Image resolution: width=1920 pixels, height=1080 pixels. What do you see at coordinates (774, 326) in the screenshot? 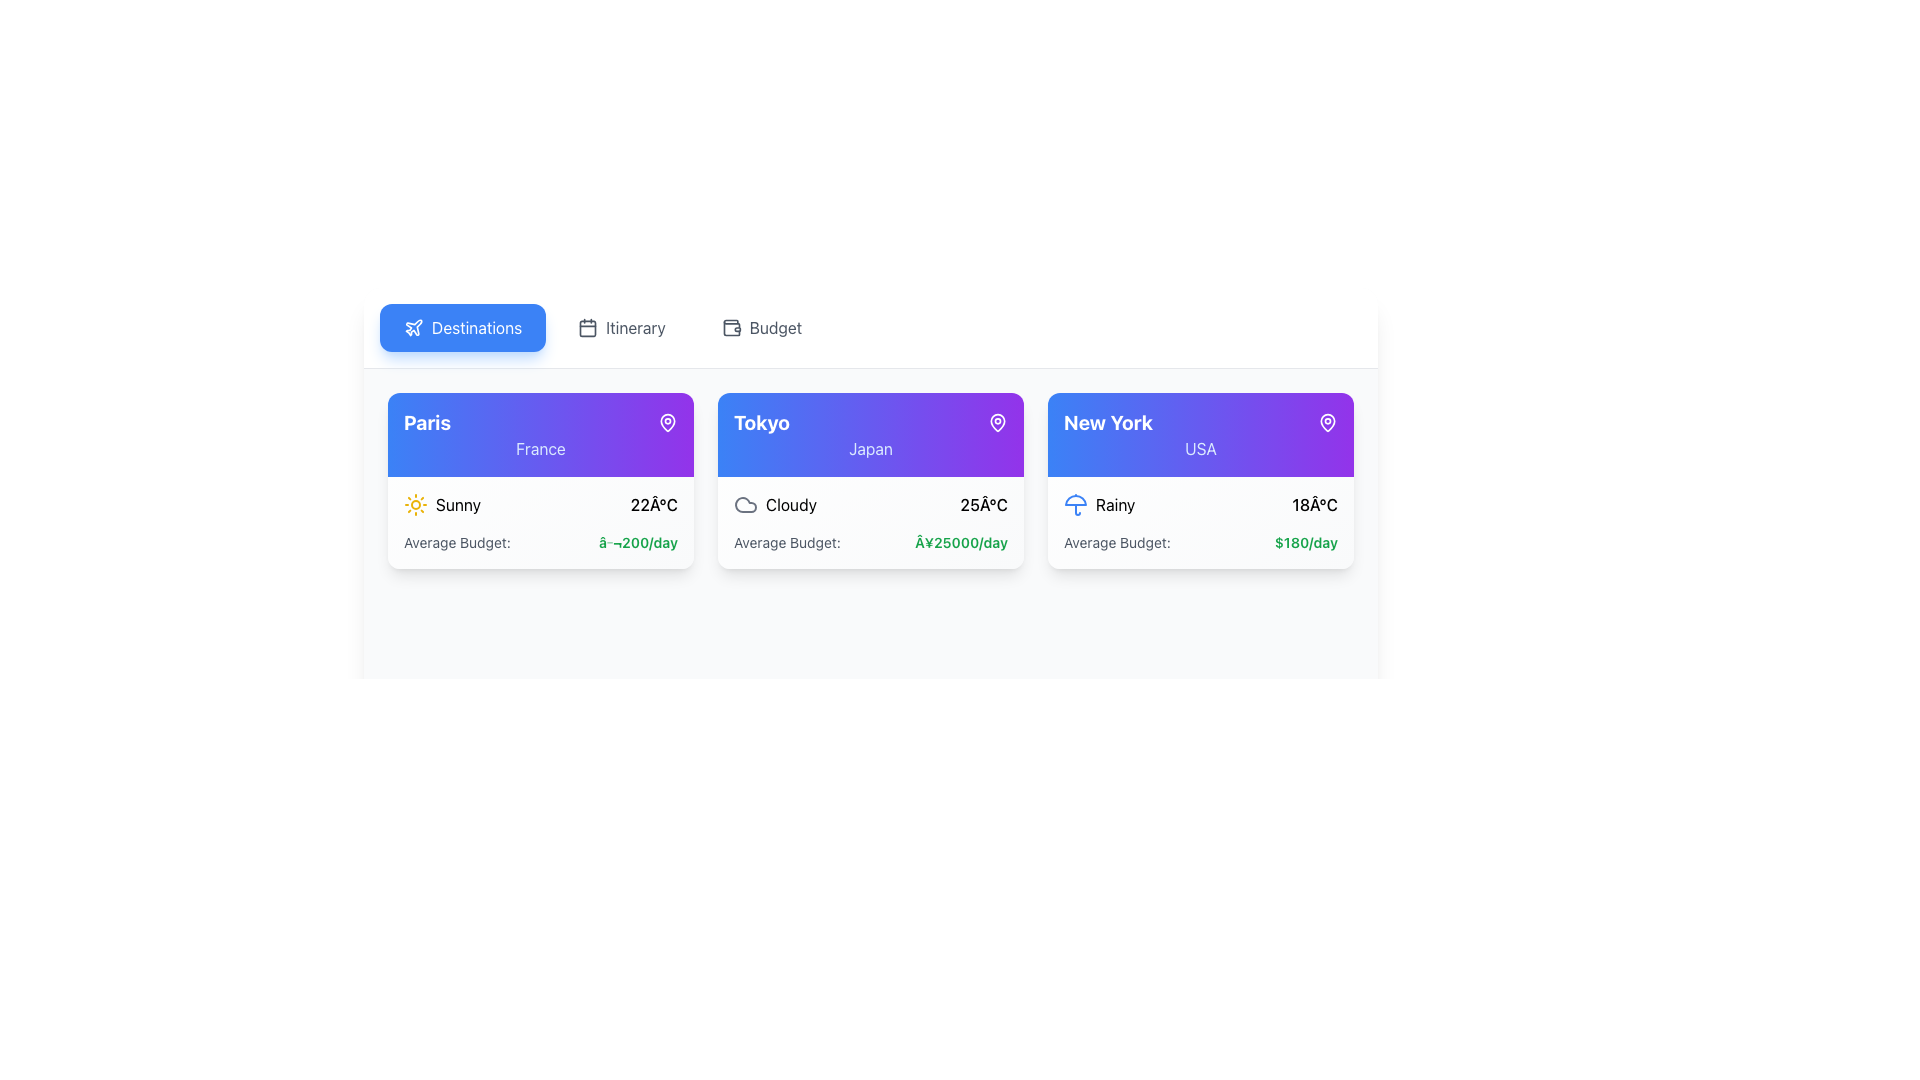
I see `the 'Budget' text label in the navigation bar` at bounding box center [774, 326].